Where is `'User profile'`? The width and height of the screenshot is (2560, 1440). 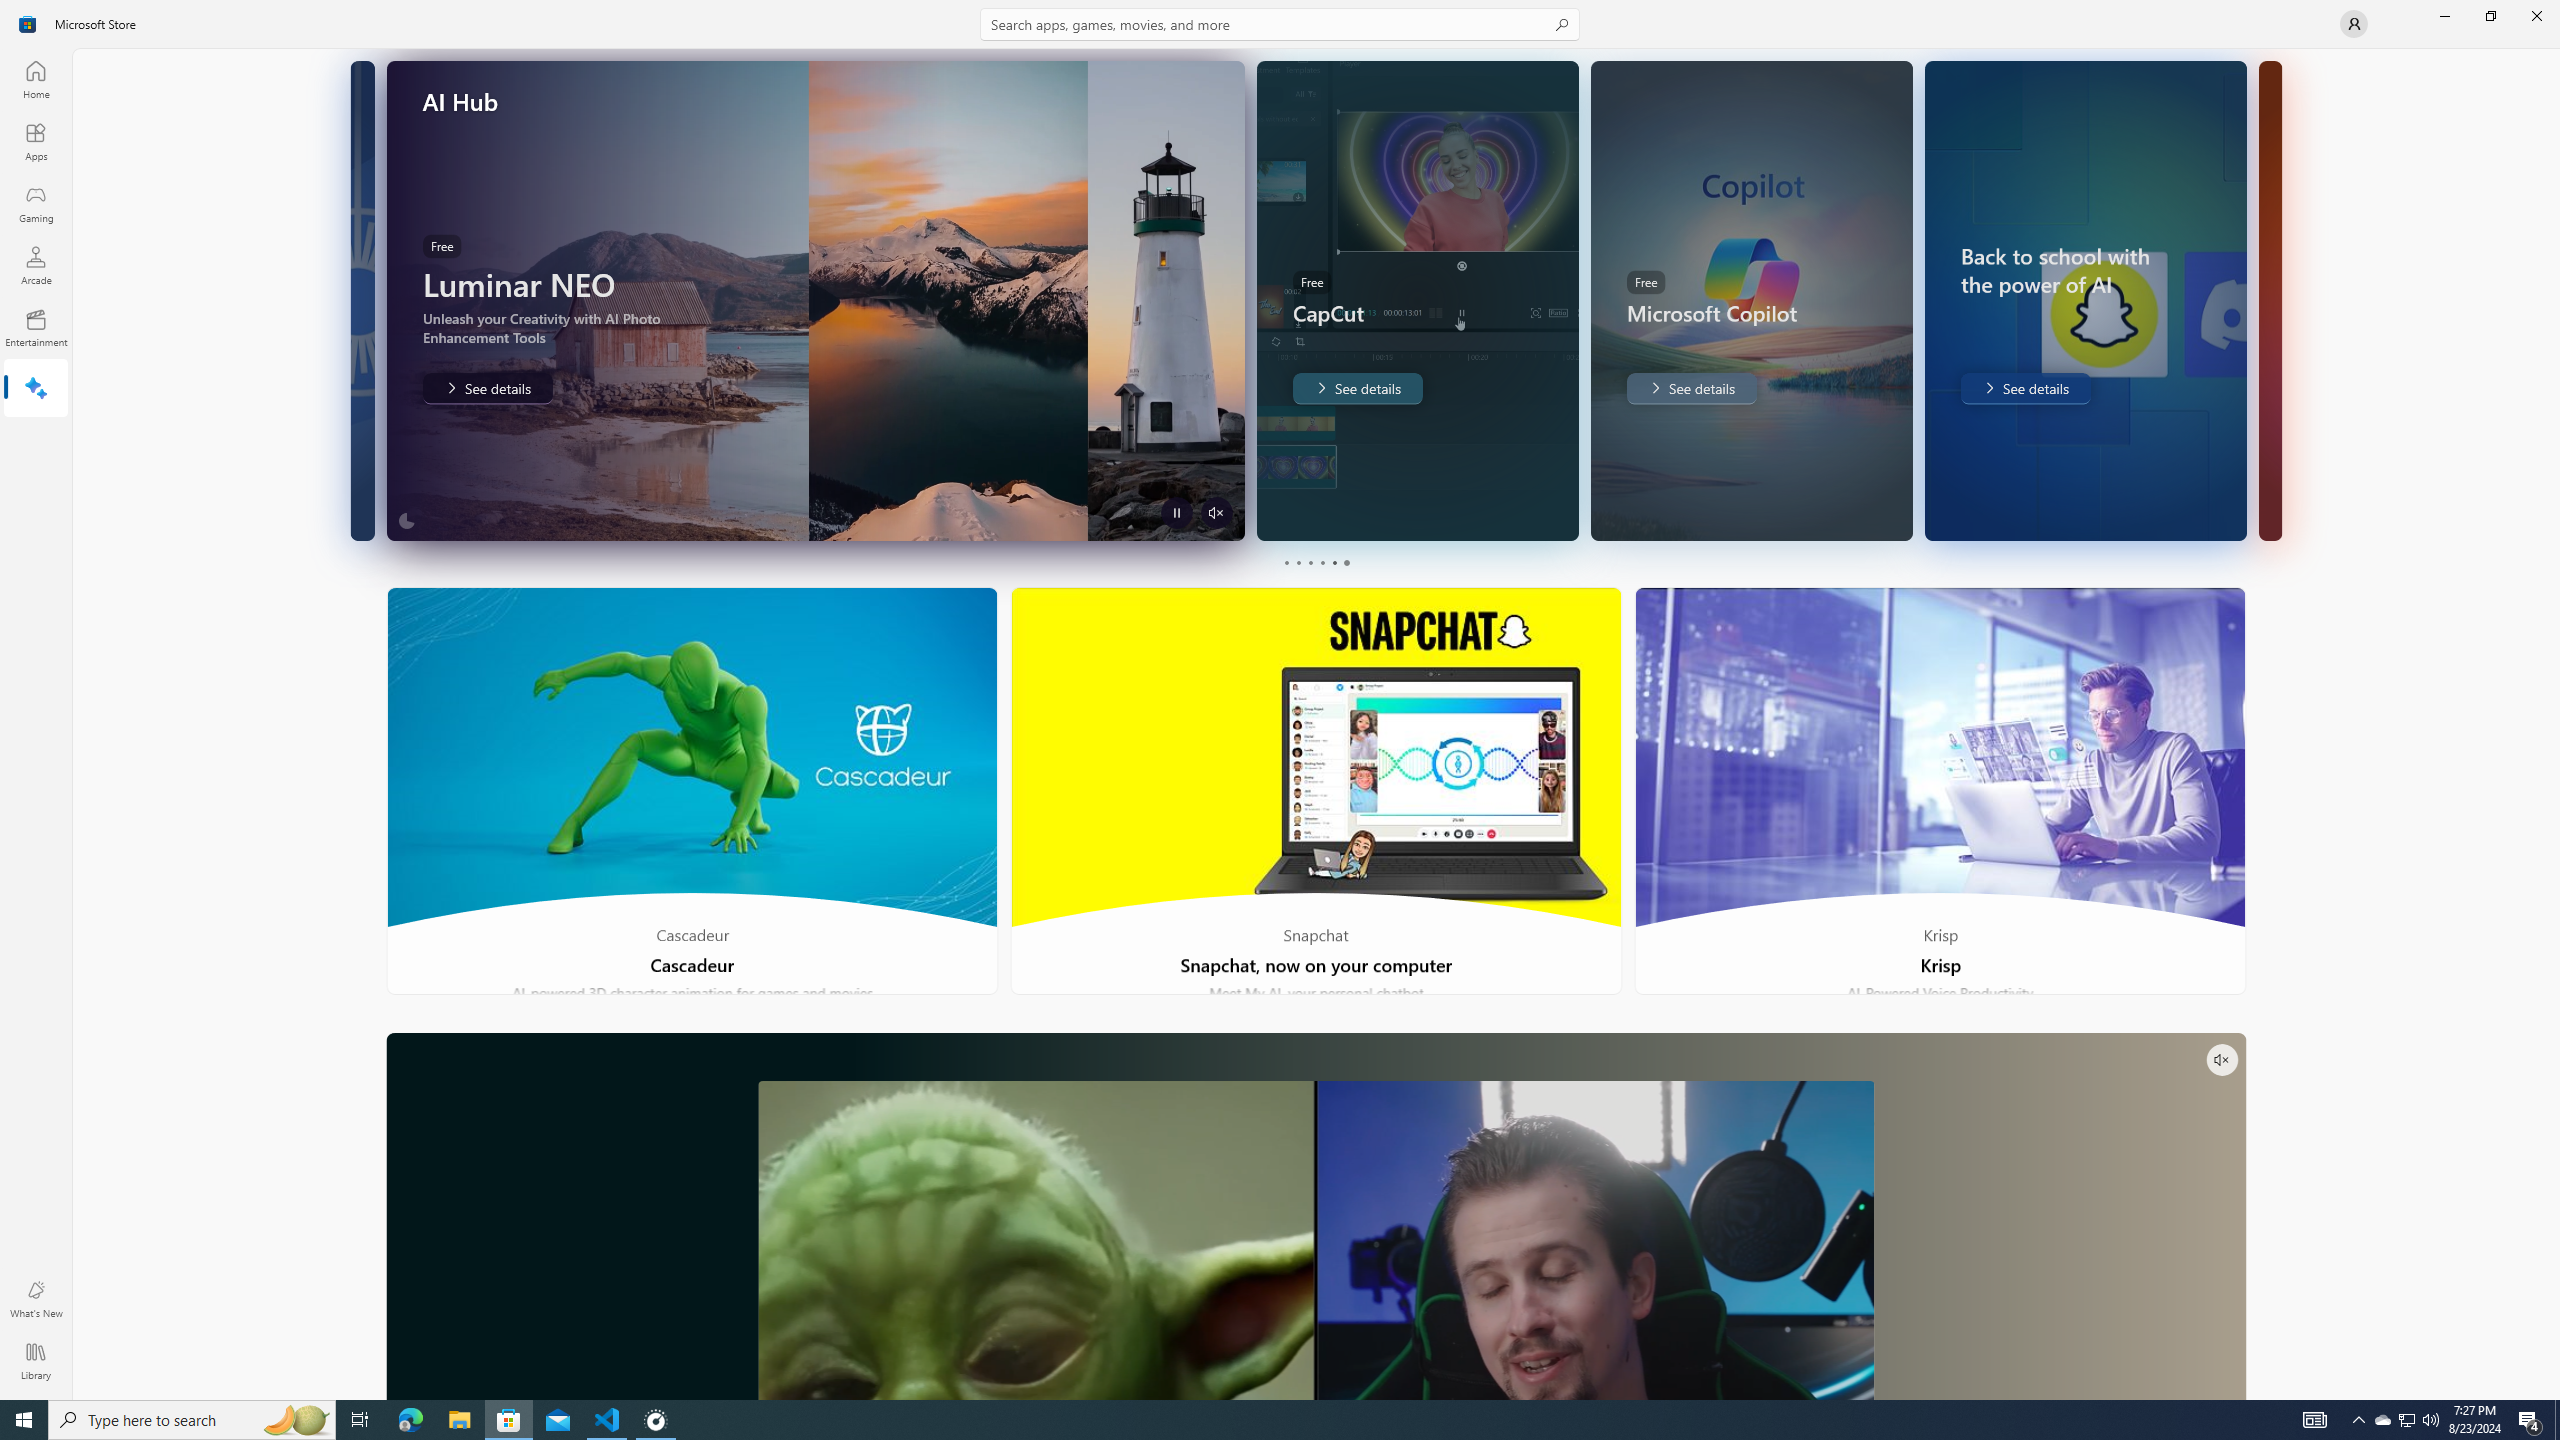 'User profile' is located at coordinates (2352, 22).